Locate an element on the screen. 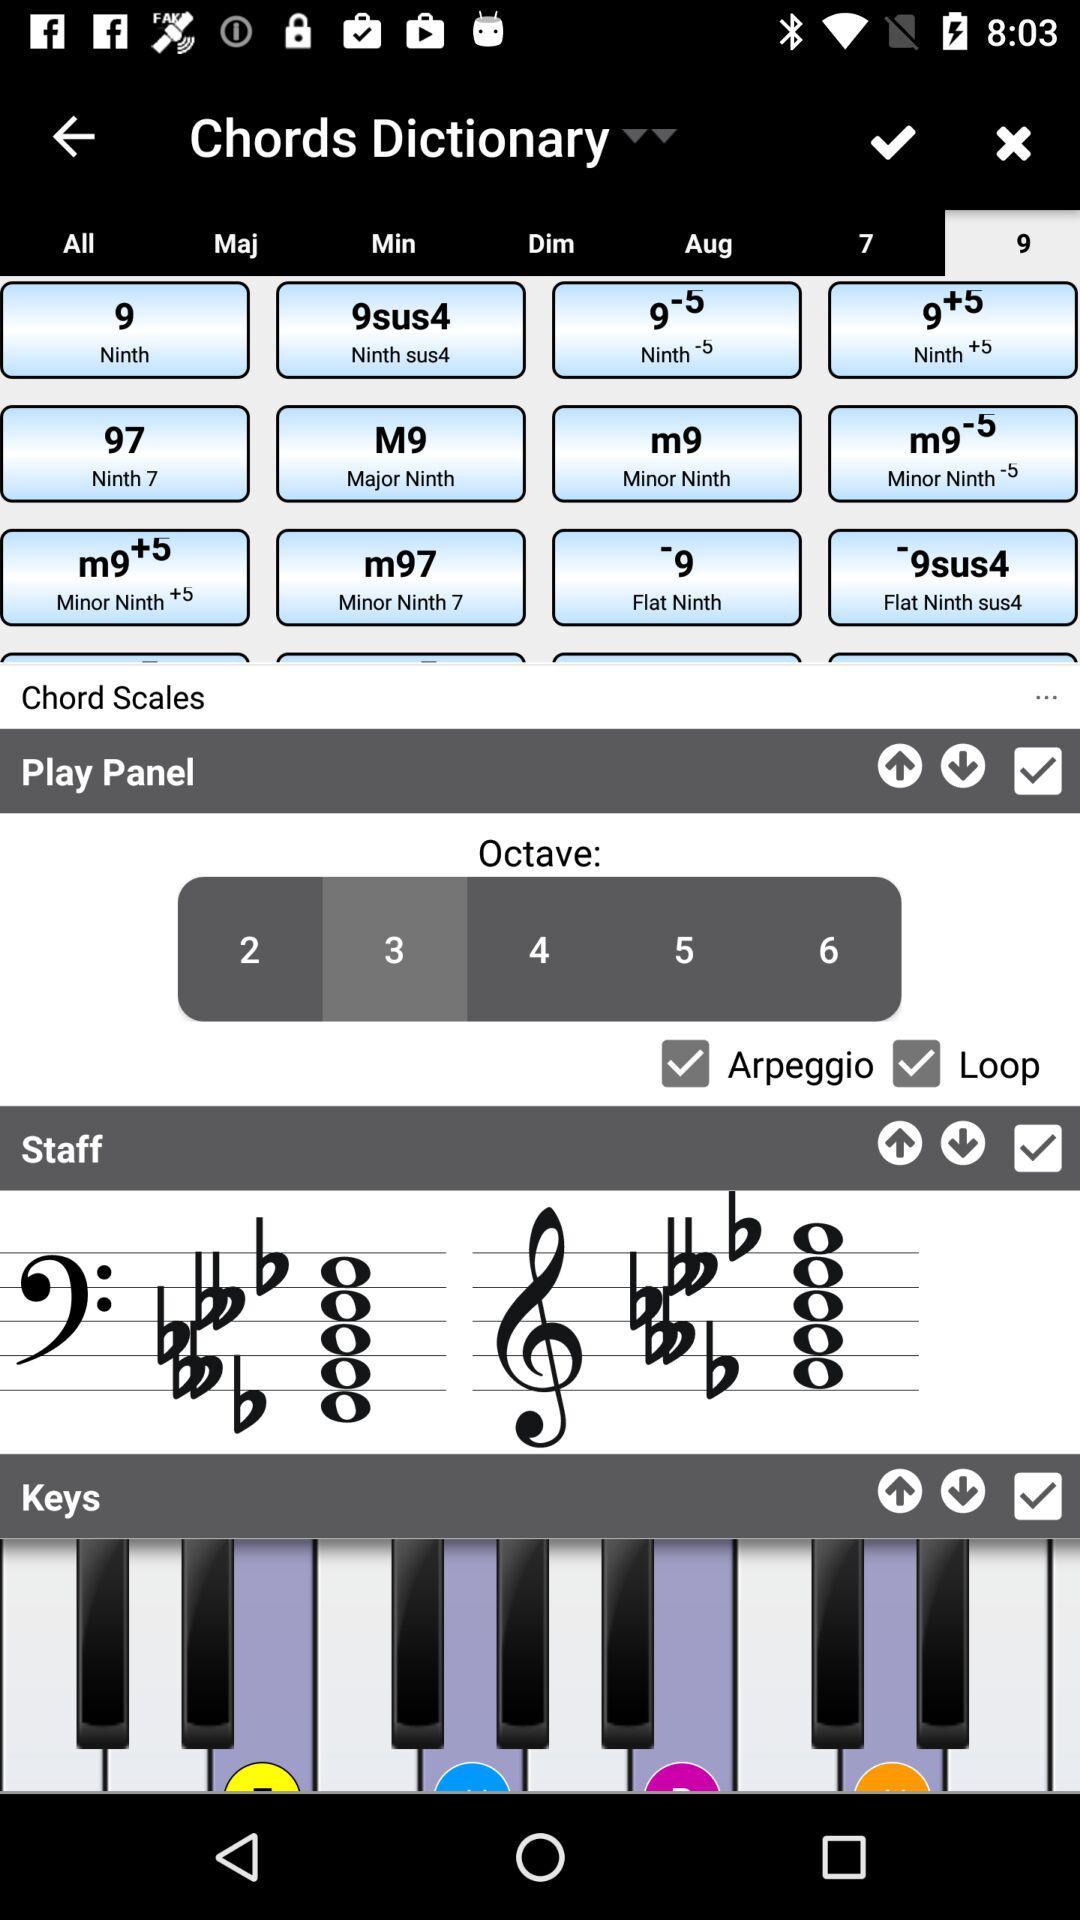 This screenshot has height=1920, width=1080. ok is located at coordinates (1036, 1148).